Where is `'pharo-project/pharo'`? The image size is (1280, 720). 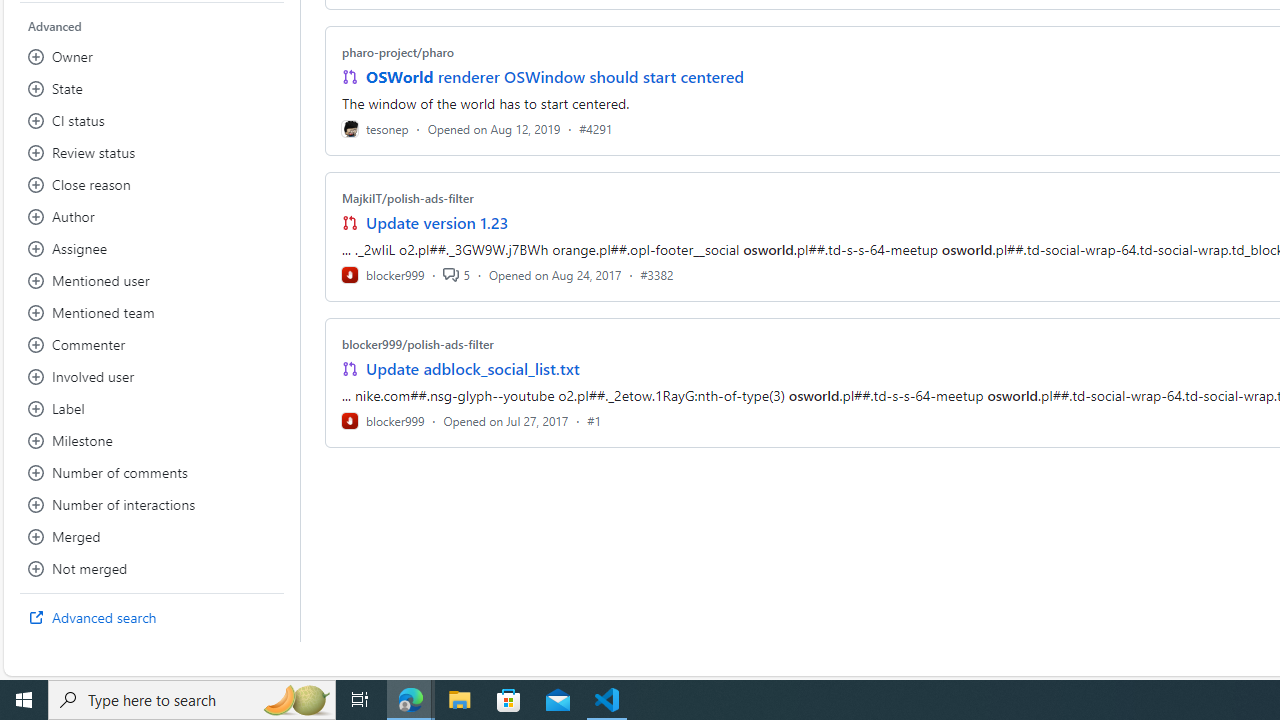
'pharo-project/pharo' is located at coordinates (398, 51).